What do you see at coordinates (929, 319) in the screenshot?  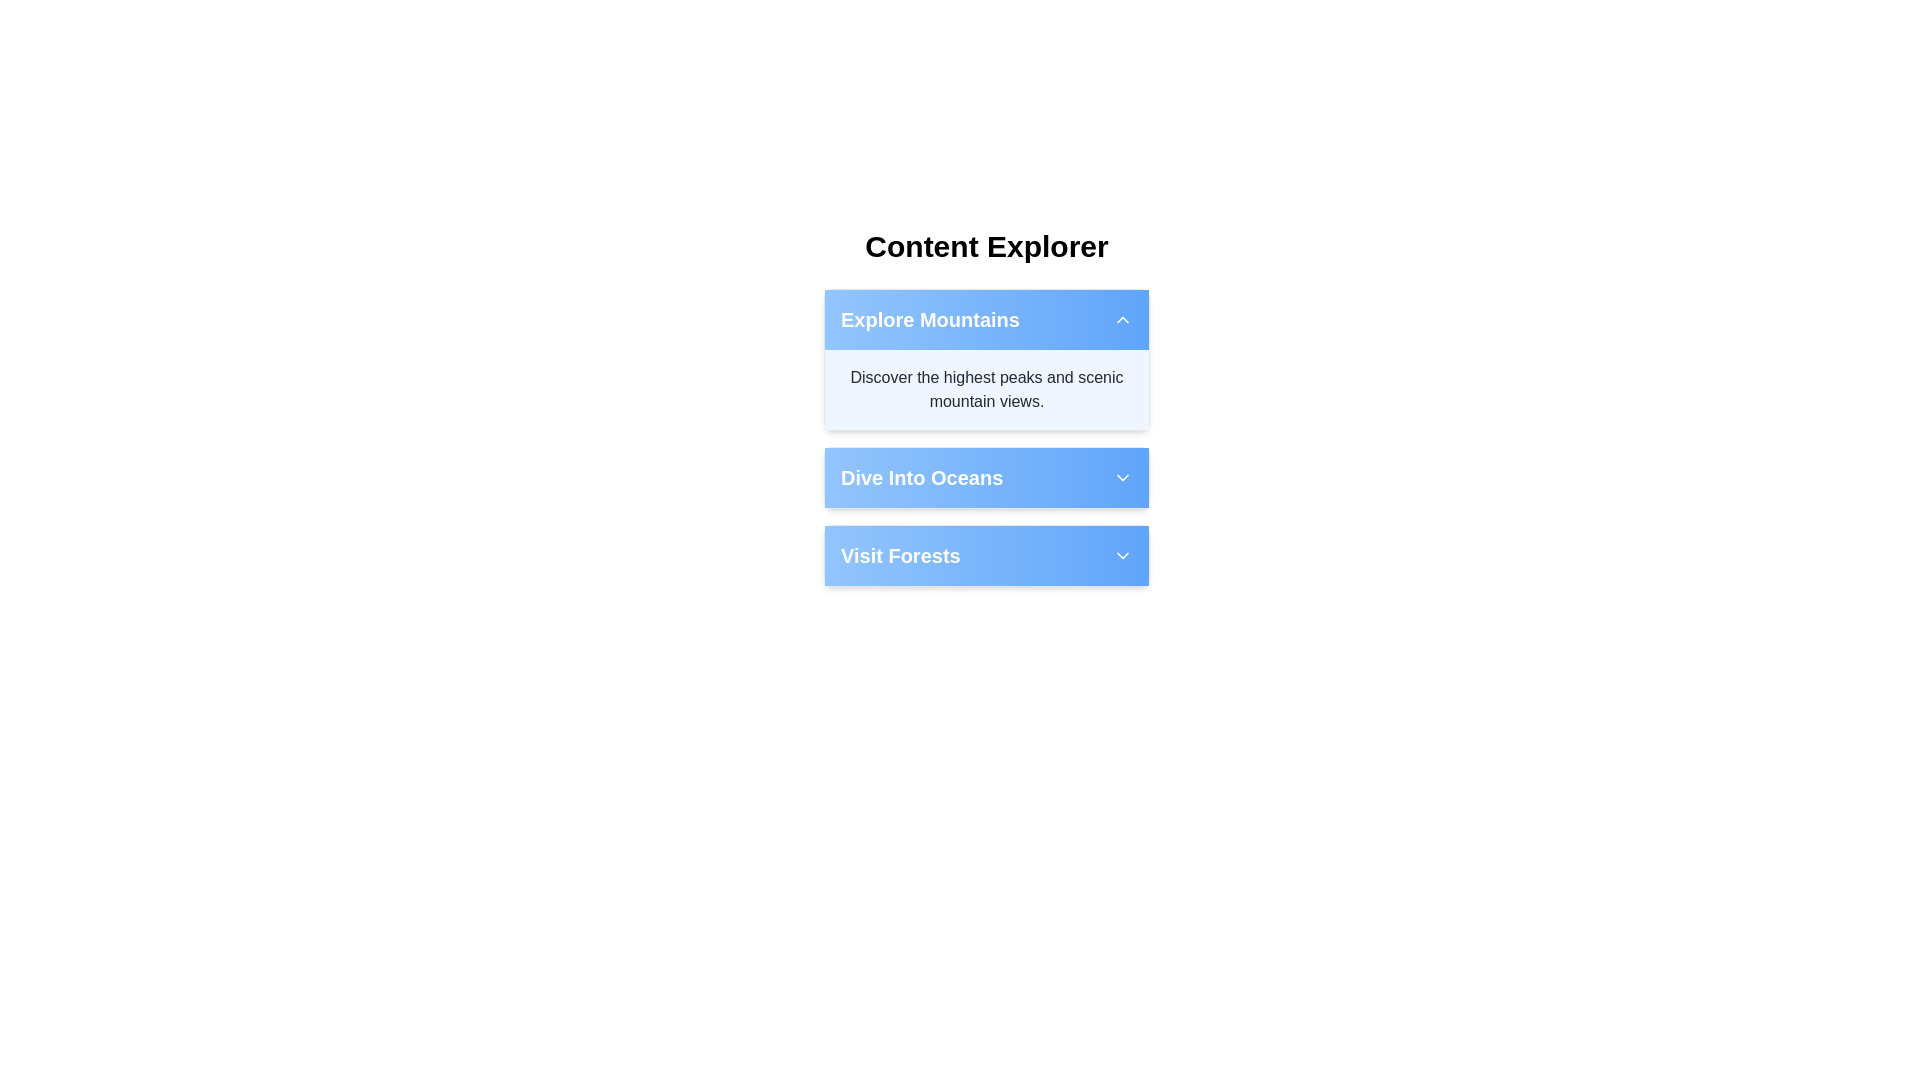 I see `the 'Explore Mountains' text label, which is styled in white on a blue background and is positioned on the left side of a horizontally aligned blue box with a gradient background` at bounding box center [929, 319].